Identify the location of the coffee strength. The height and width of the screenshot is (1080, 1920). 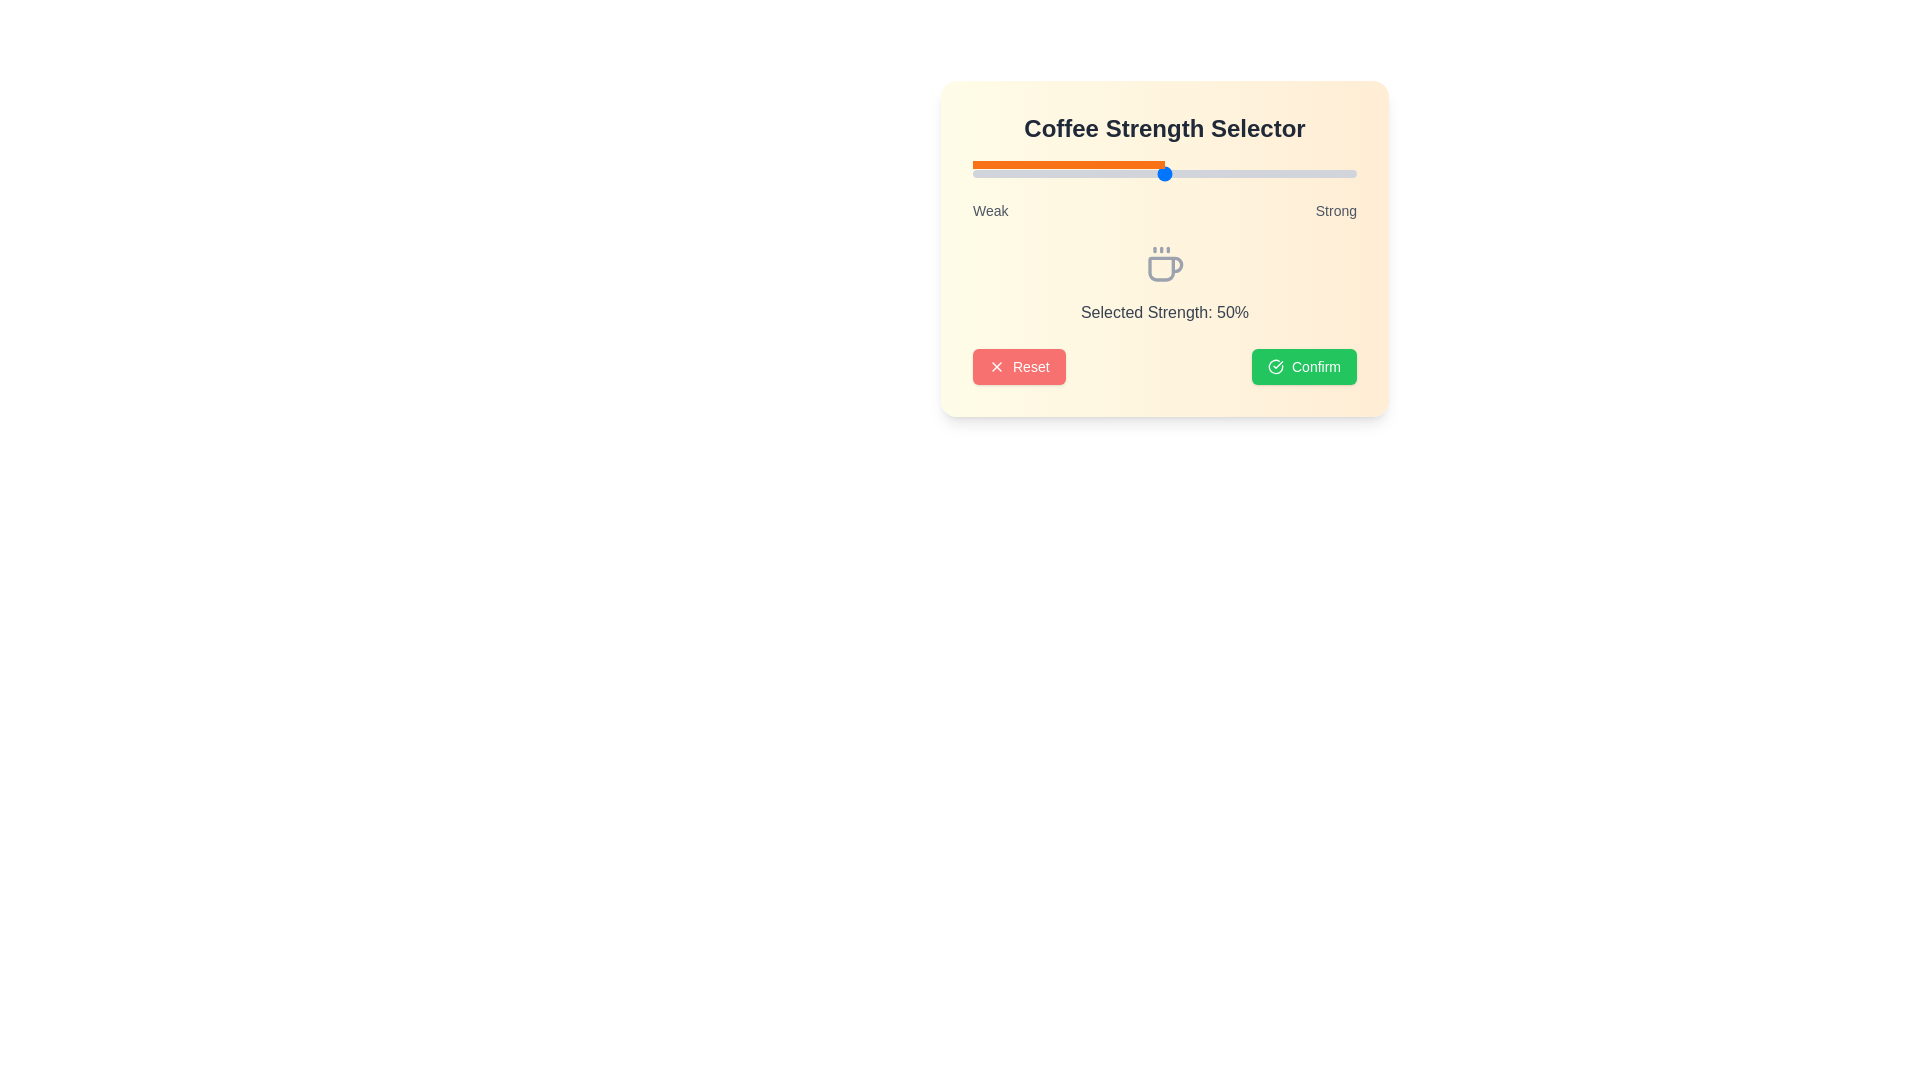
(1026, 172).